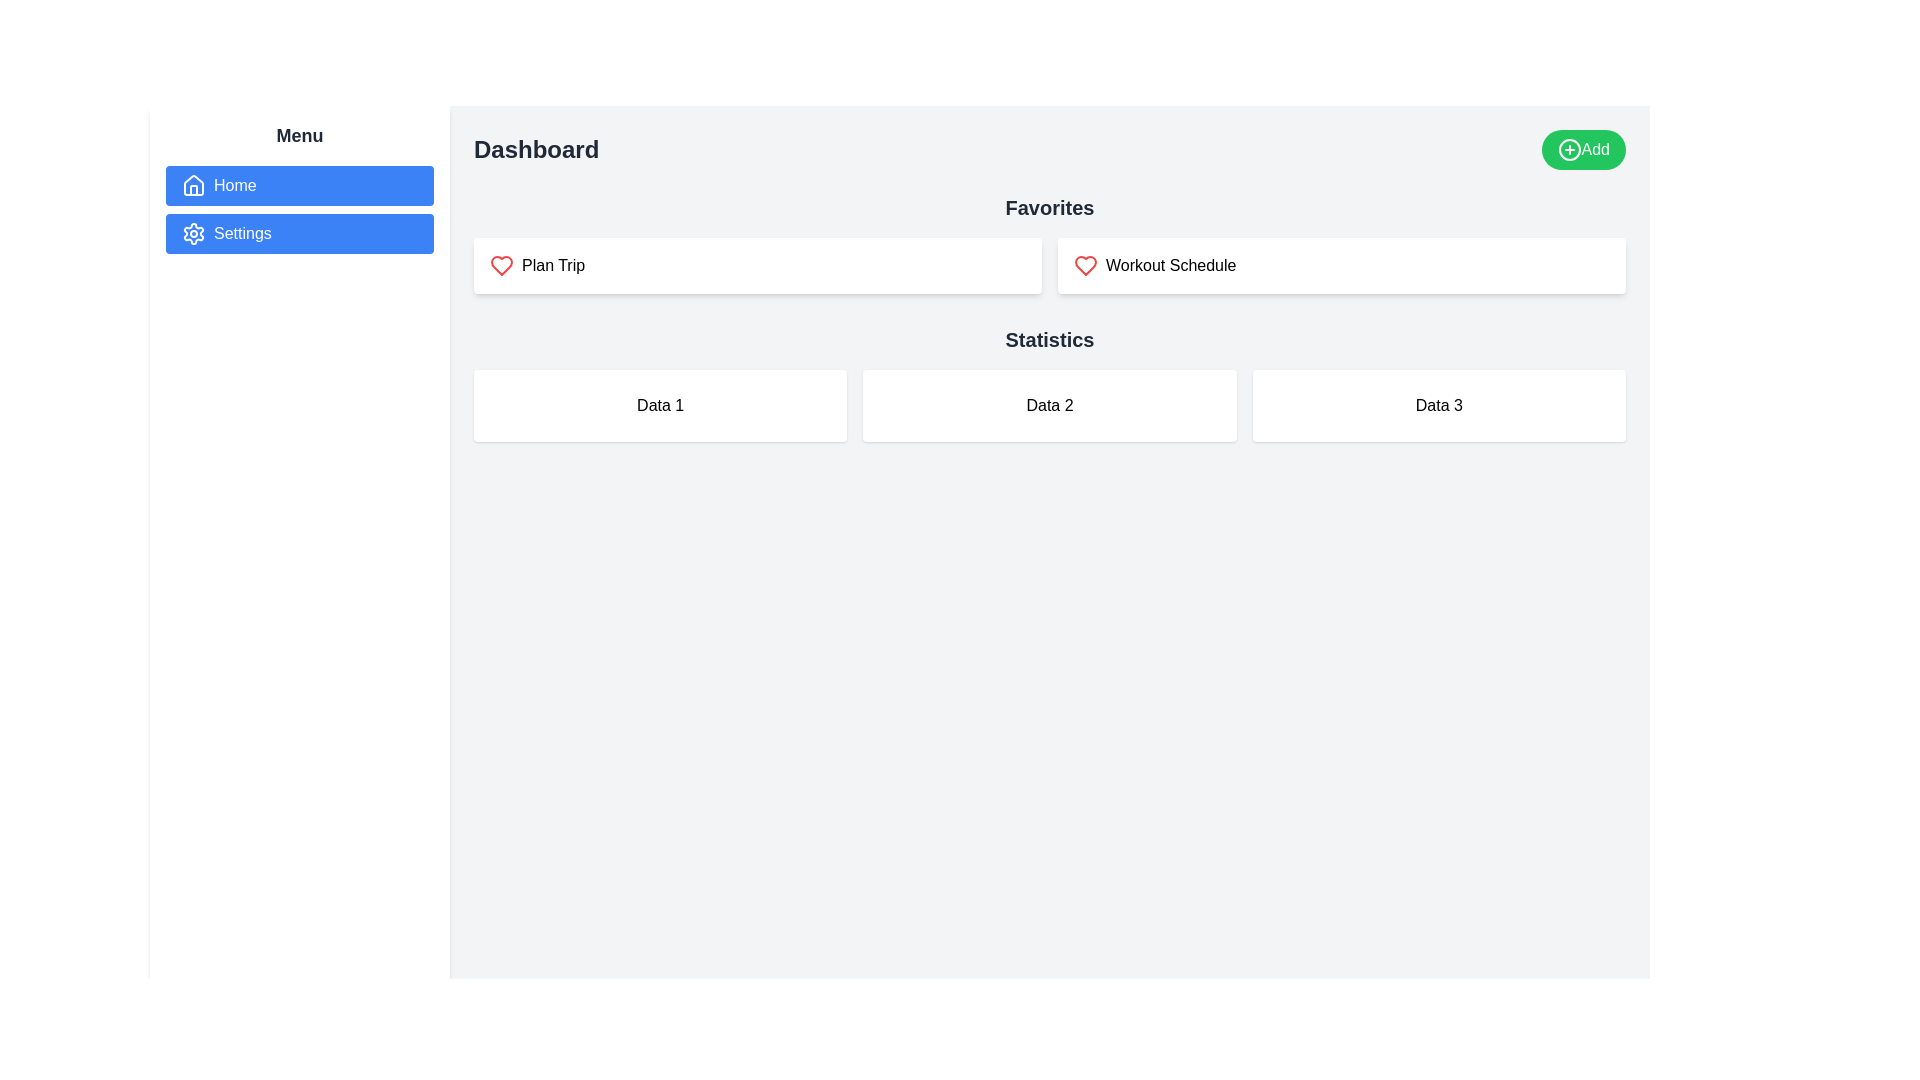 The width and height of the screenshot is (1920, 1080). What do you see at coordinates (298, 209) in the screenshot?
I see `the 'Settings' label in the Navigation menu entry, which is the second item in the left panel labeled 'Menu', to go to the settings section` at bounding box center [298, 209].